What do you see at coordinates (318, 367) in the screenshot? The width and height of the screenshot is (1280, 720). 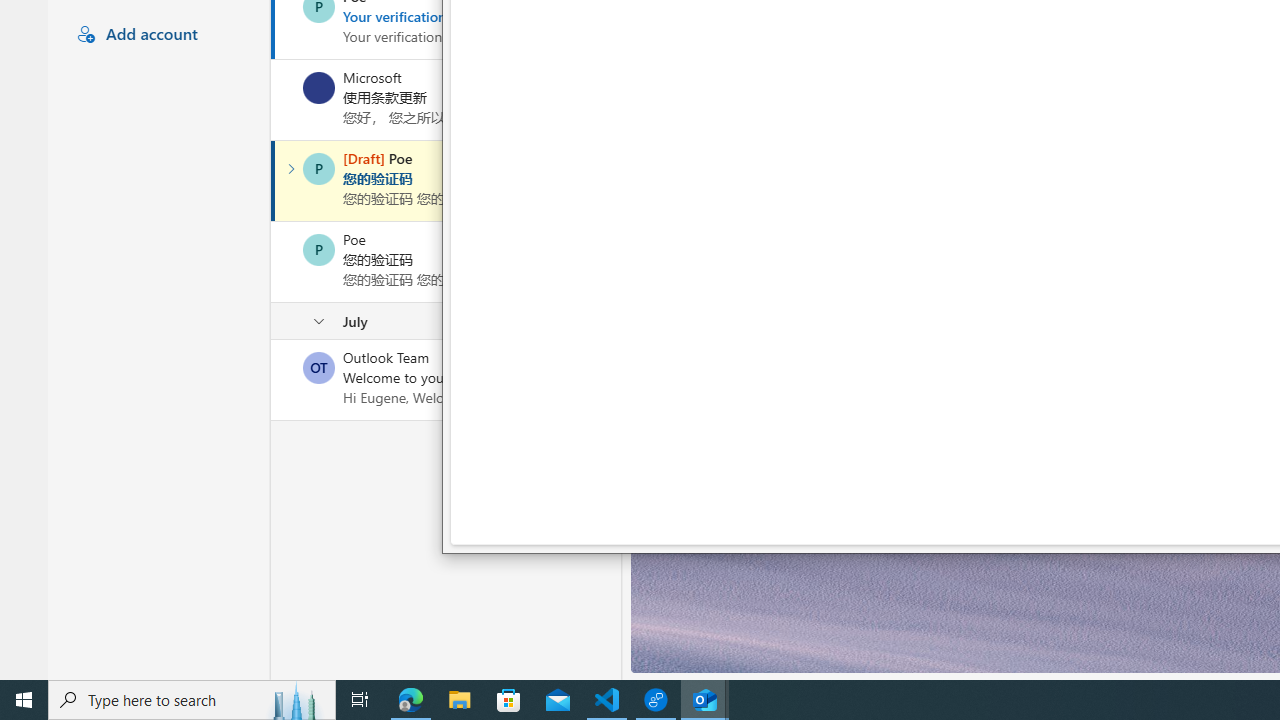 I see `'Outlook Team'` at bounding box center [318, 367].